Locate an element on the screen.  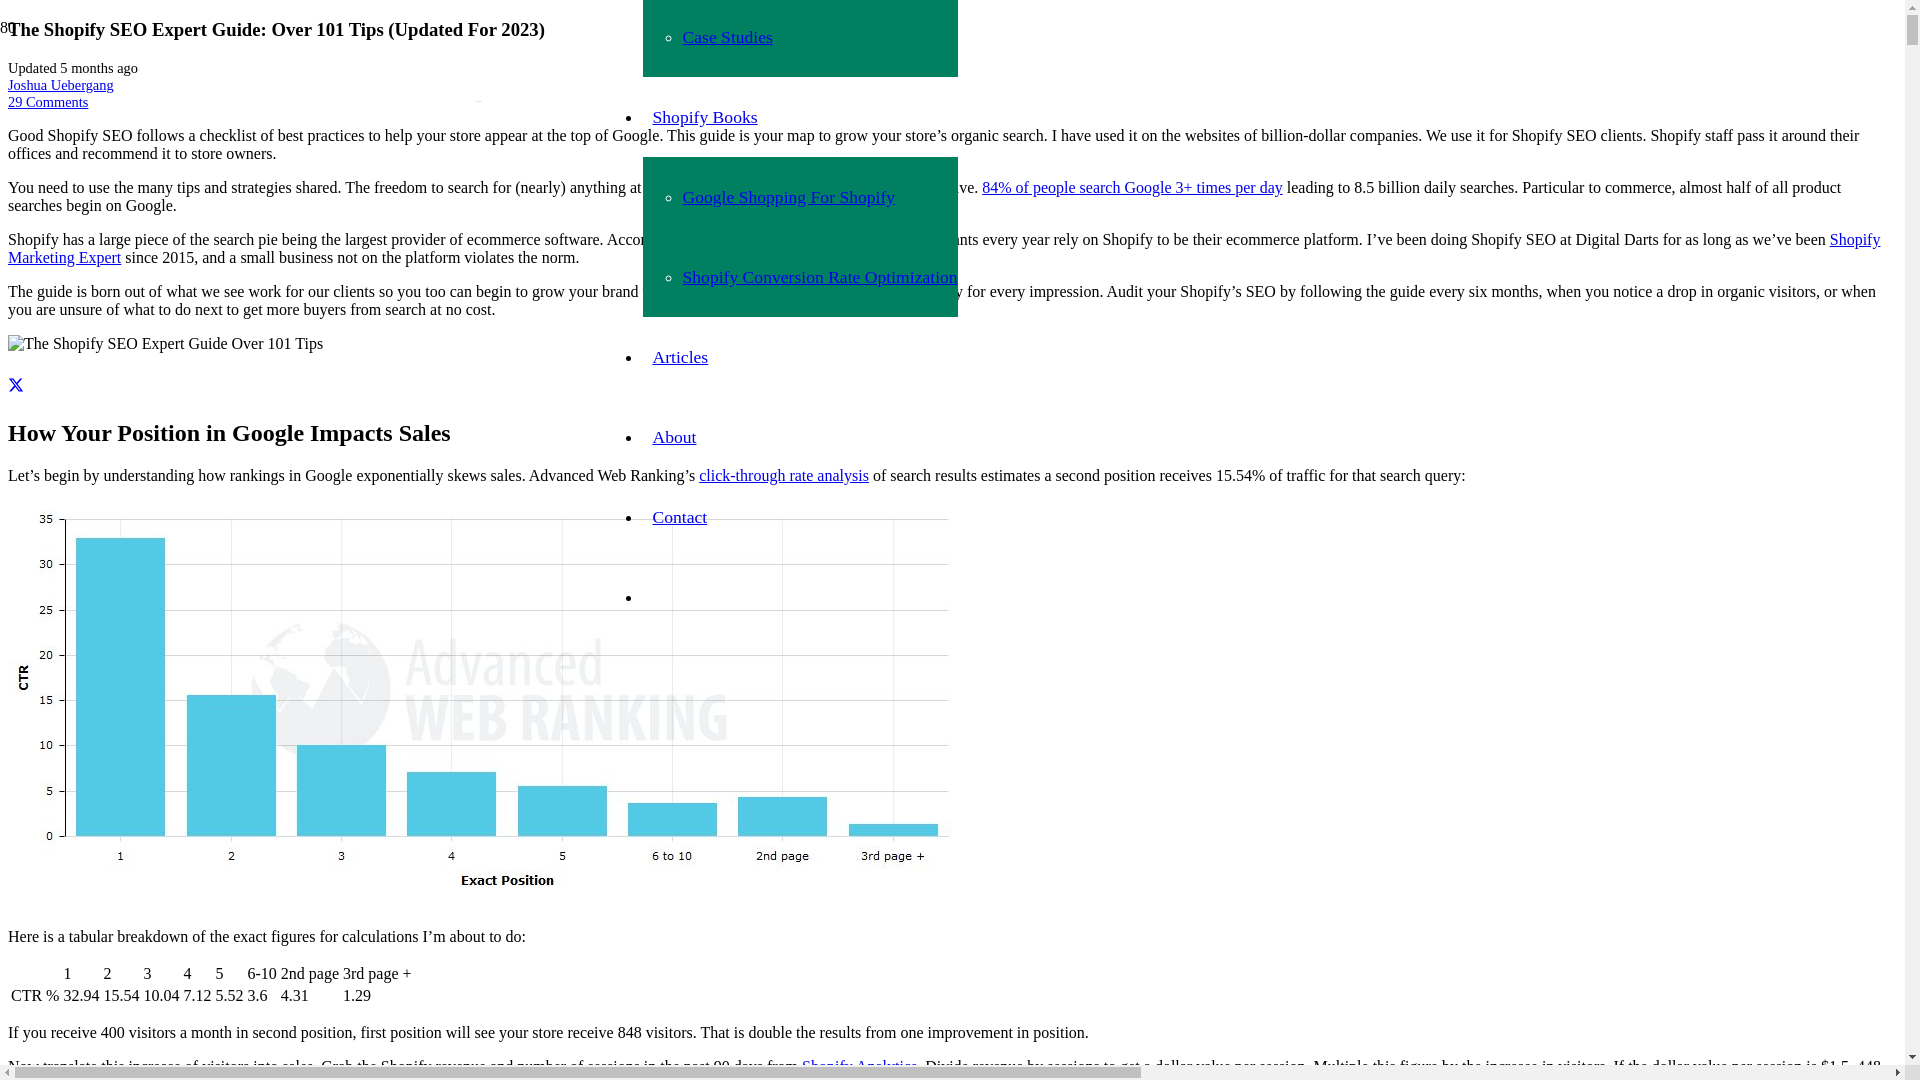
'Shopify Analytics' is located at coordinates (859, 1065).